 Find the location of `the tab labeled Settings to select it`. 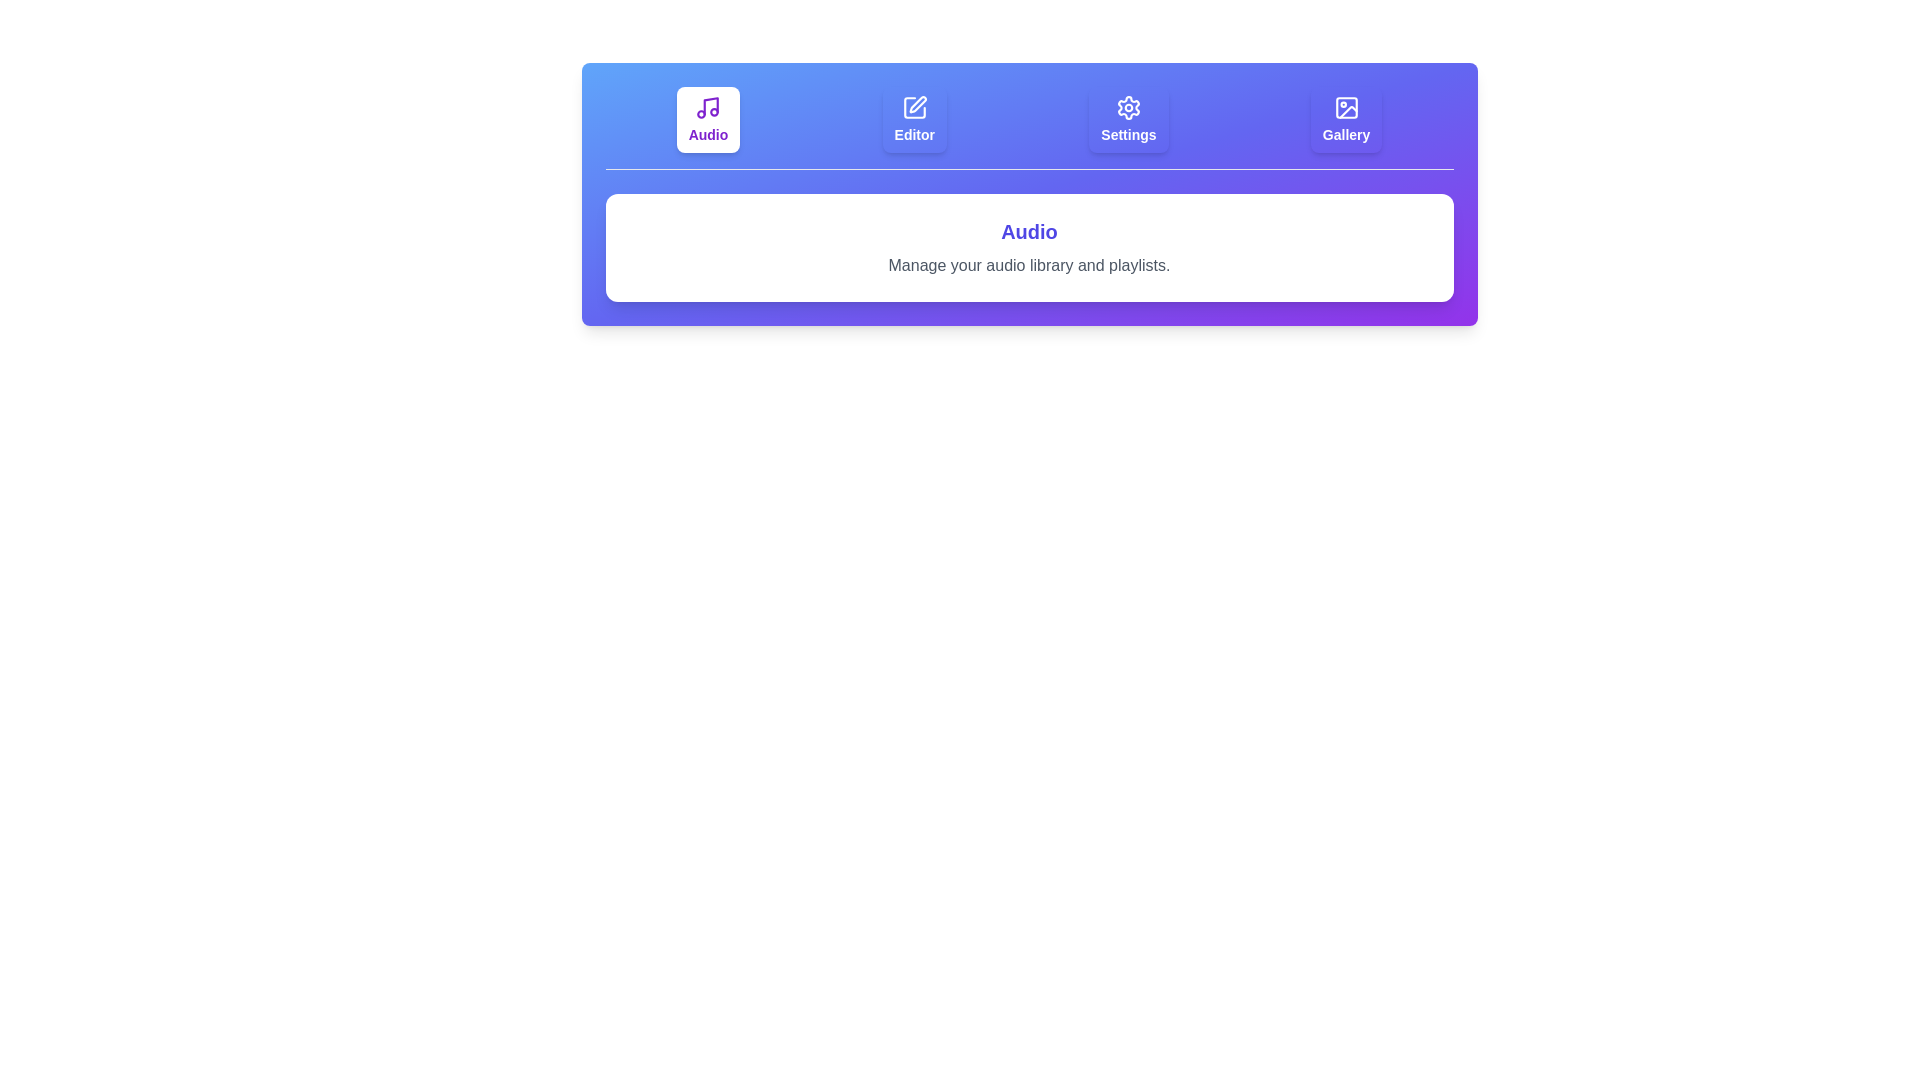

the tab labeled Settings to select it is located at coordinates (1128, 119).